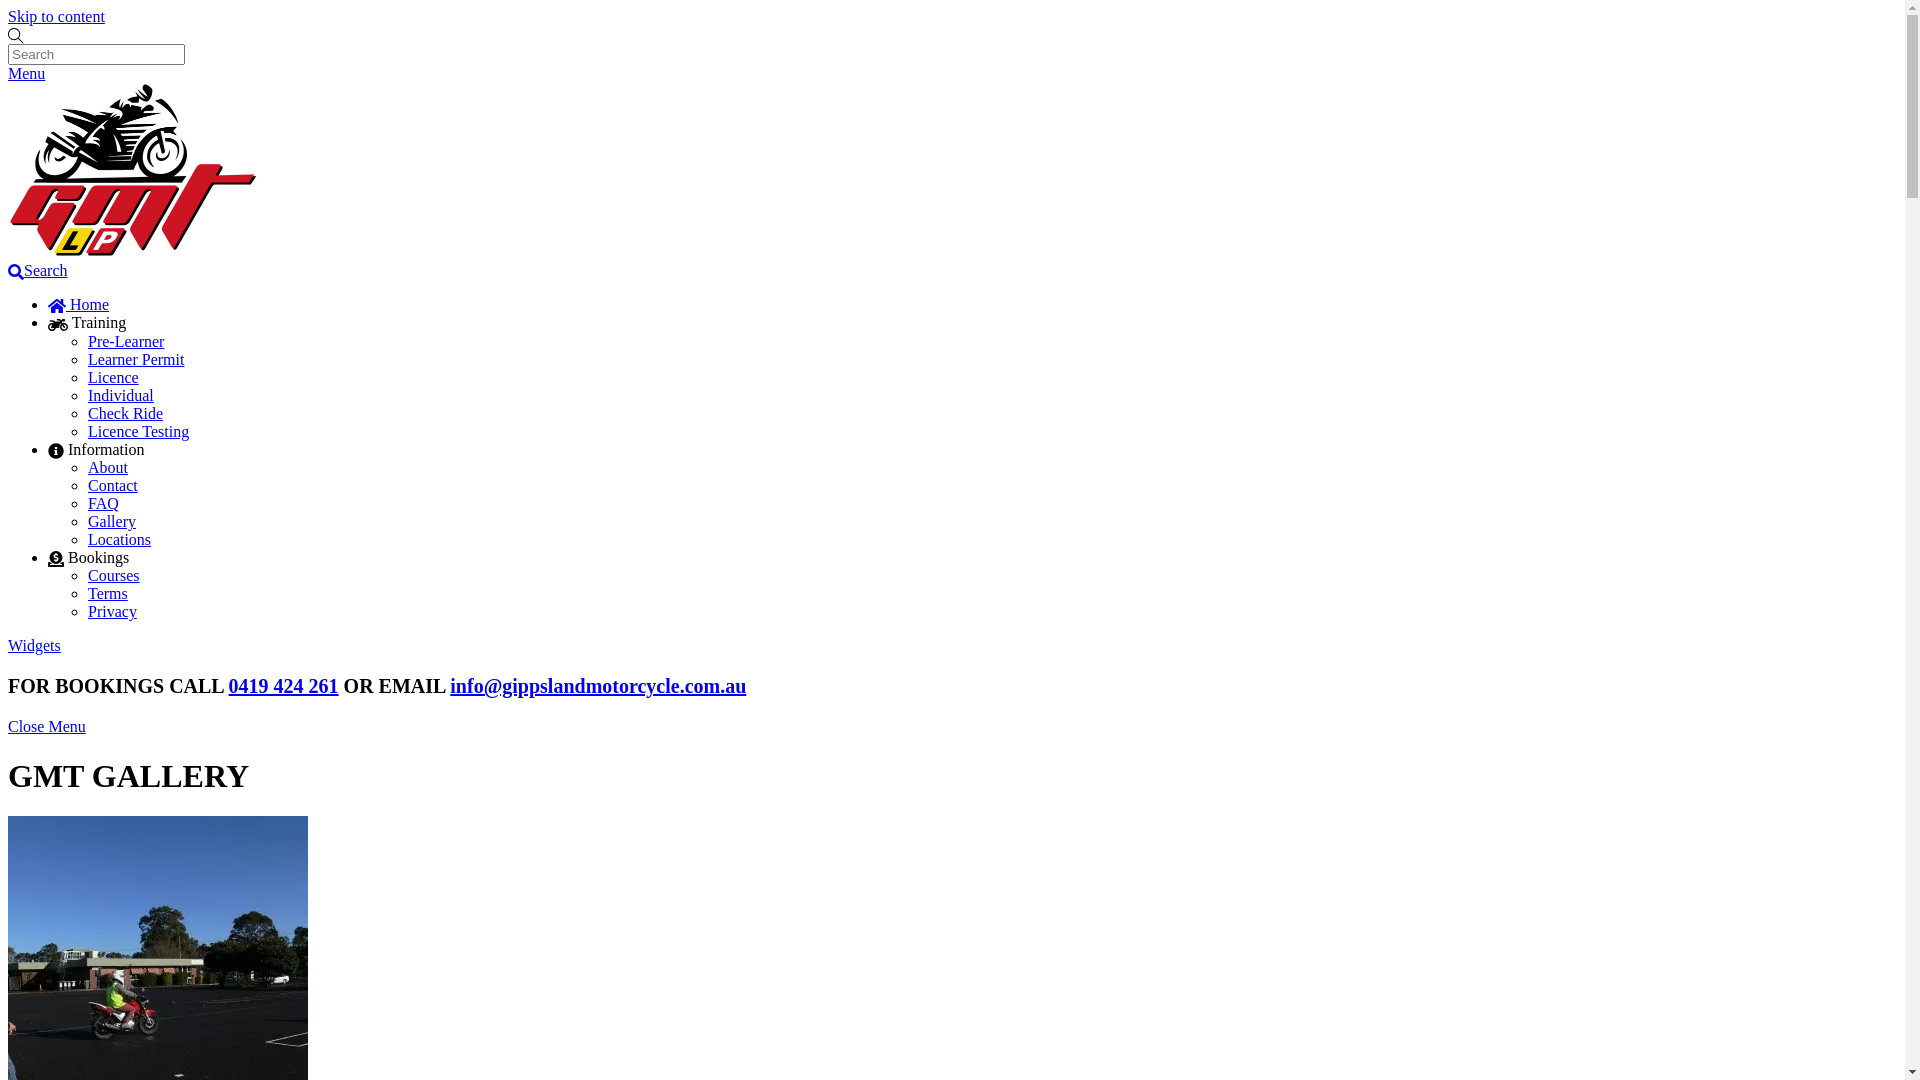  Describe the element at coordinates (134, 358) in the screenshot. I see `'Learner Permit'` at that location.